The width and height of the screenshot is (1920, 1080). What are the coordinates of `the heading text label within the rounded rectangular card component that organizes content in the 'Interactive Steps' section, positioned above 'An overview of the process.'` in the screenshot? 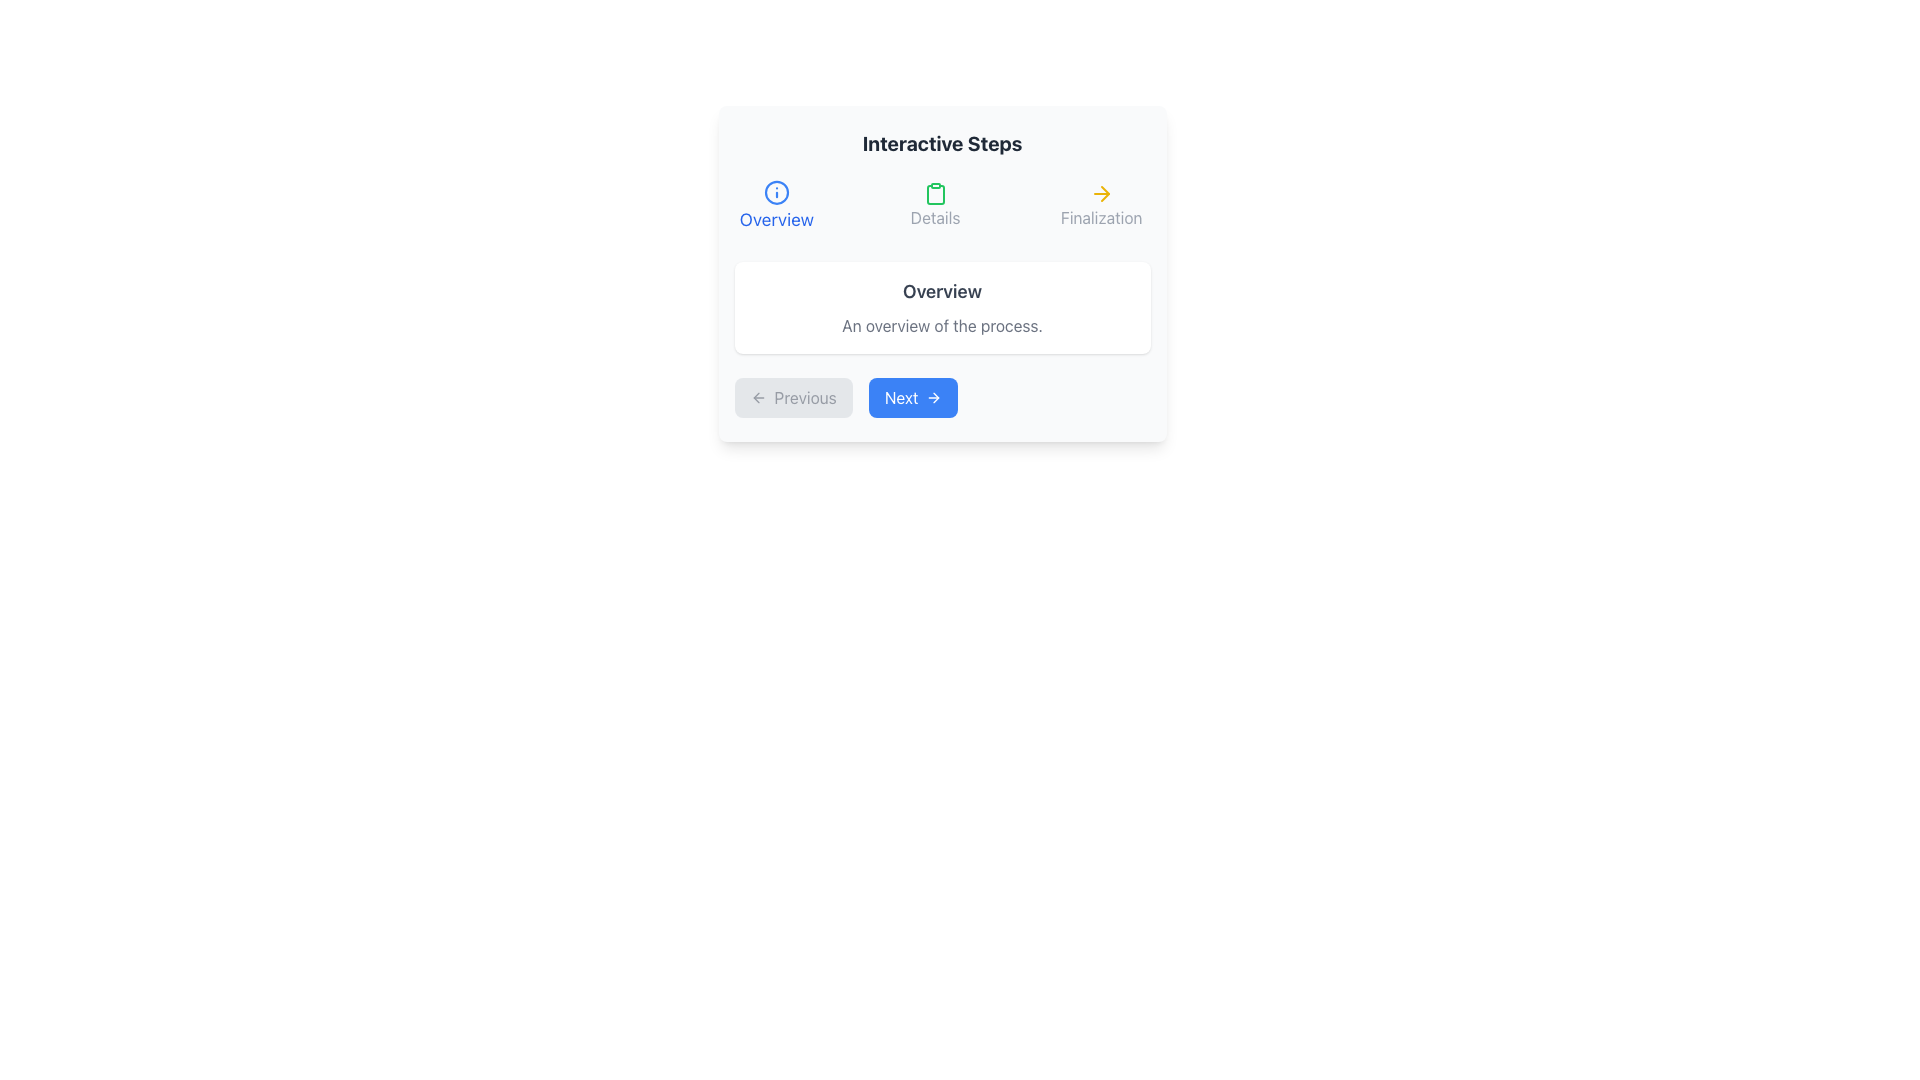 It's located at (941, 292).